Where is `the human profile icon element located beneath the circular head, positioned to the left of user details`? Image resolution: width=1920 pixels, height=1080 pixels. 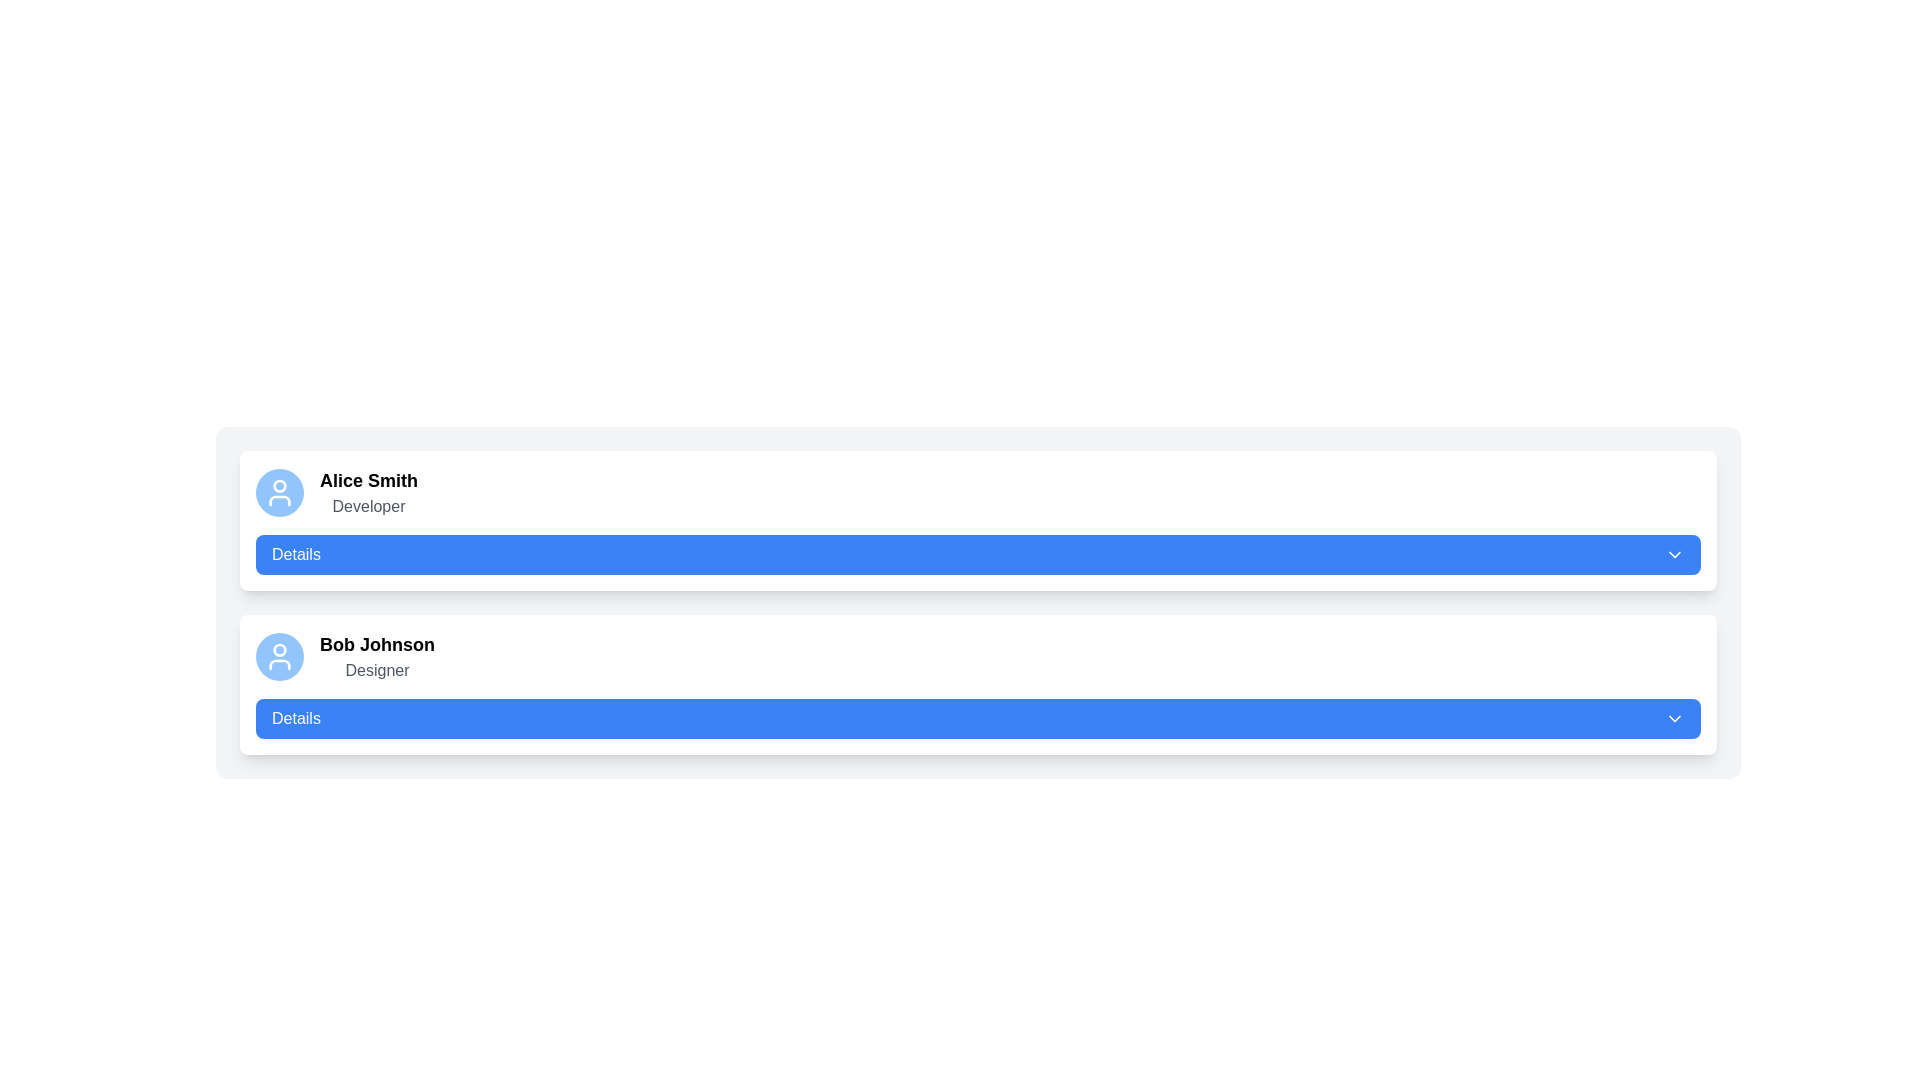
the human profile icon element located beneath the circular head, positioned to the left of user details is located at coordinates (278, 500).